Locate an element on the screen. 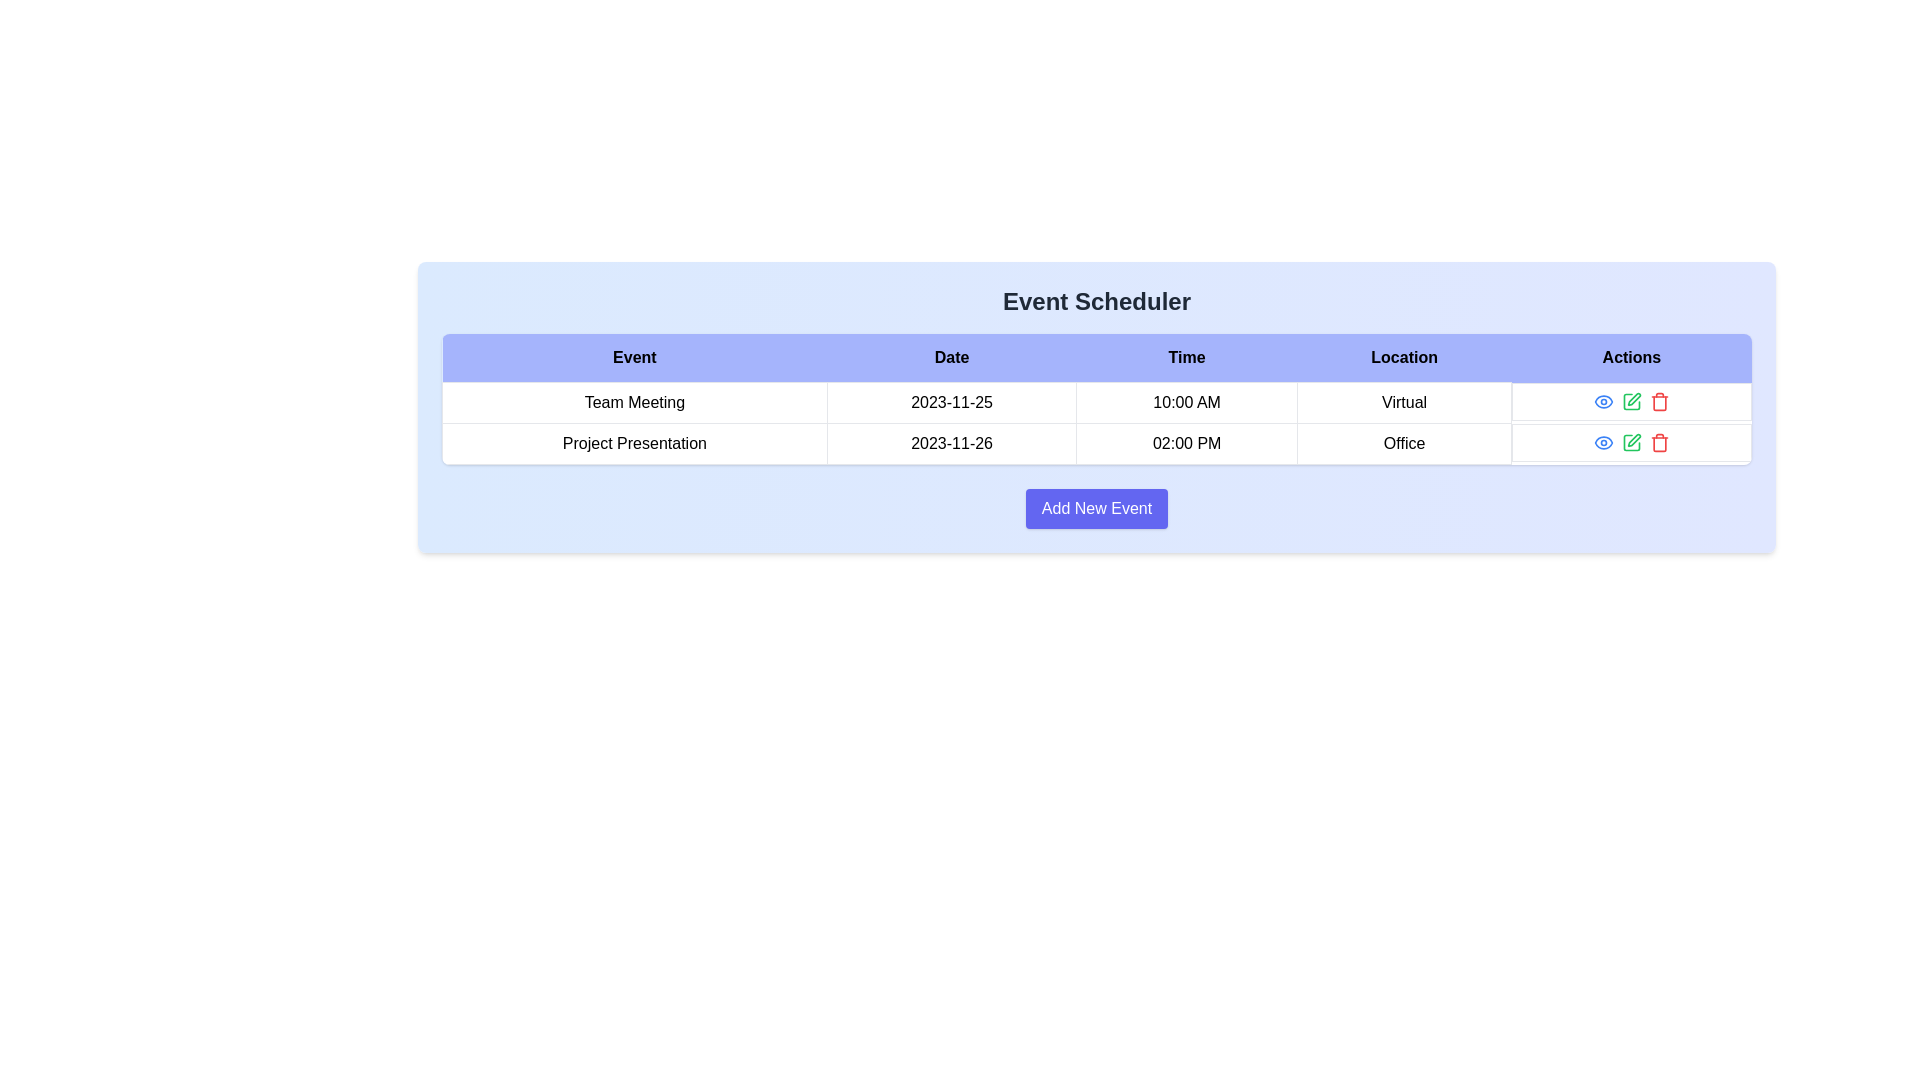 The width and height of the screenshot is (1920, 1080). the 'Actions' column header text label in the table, which is located in the fifth column from the left, aligned to the top-right area of the table layout is located at coordinates (1632, 357).